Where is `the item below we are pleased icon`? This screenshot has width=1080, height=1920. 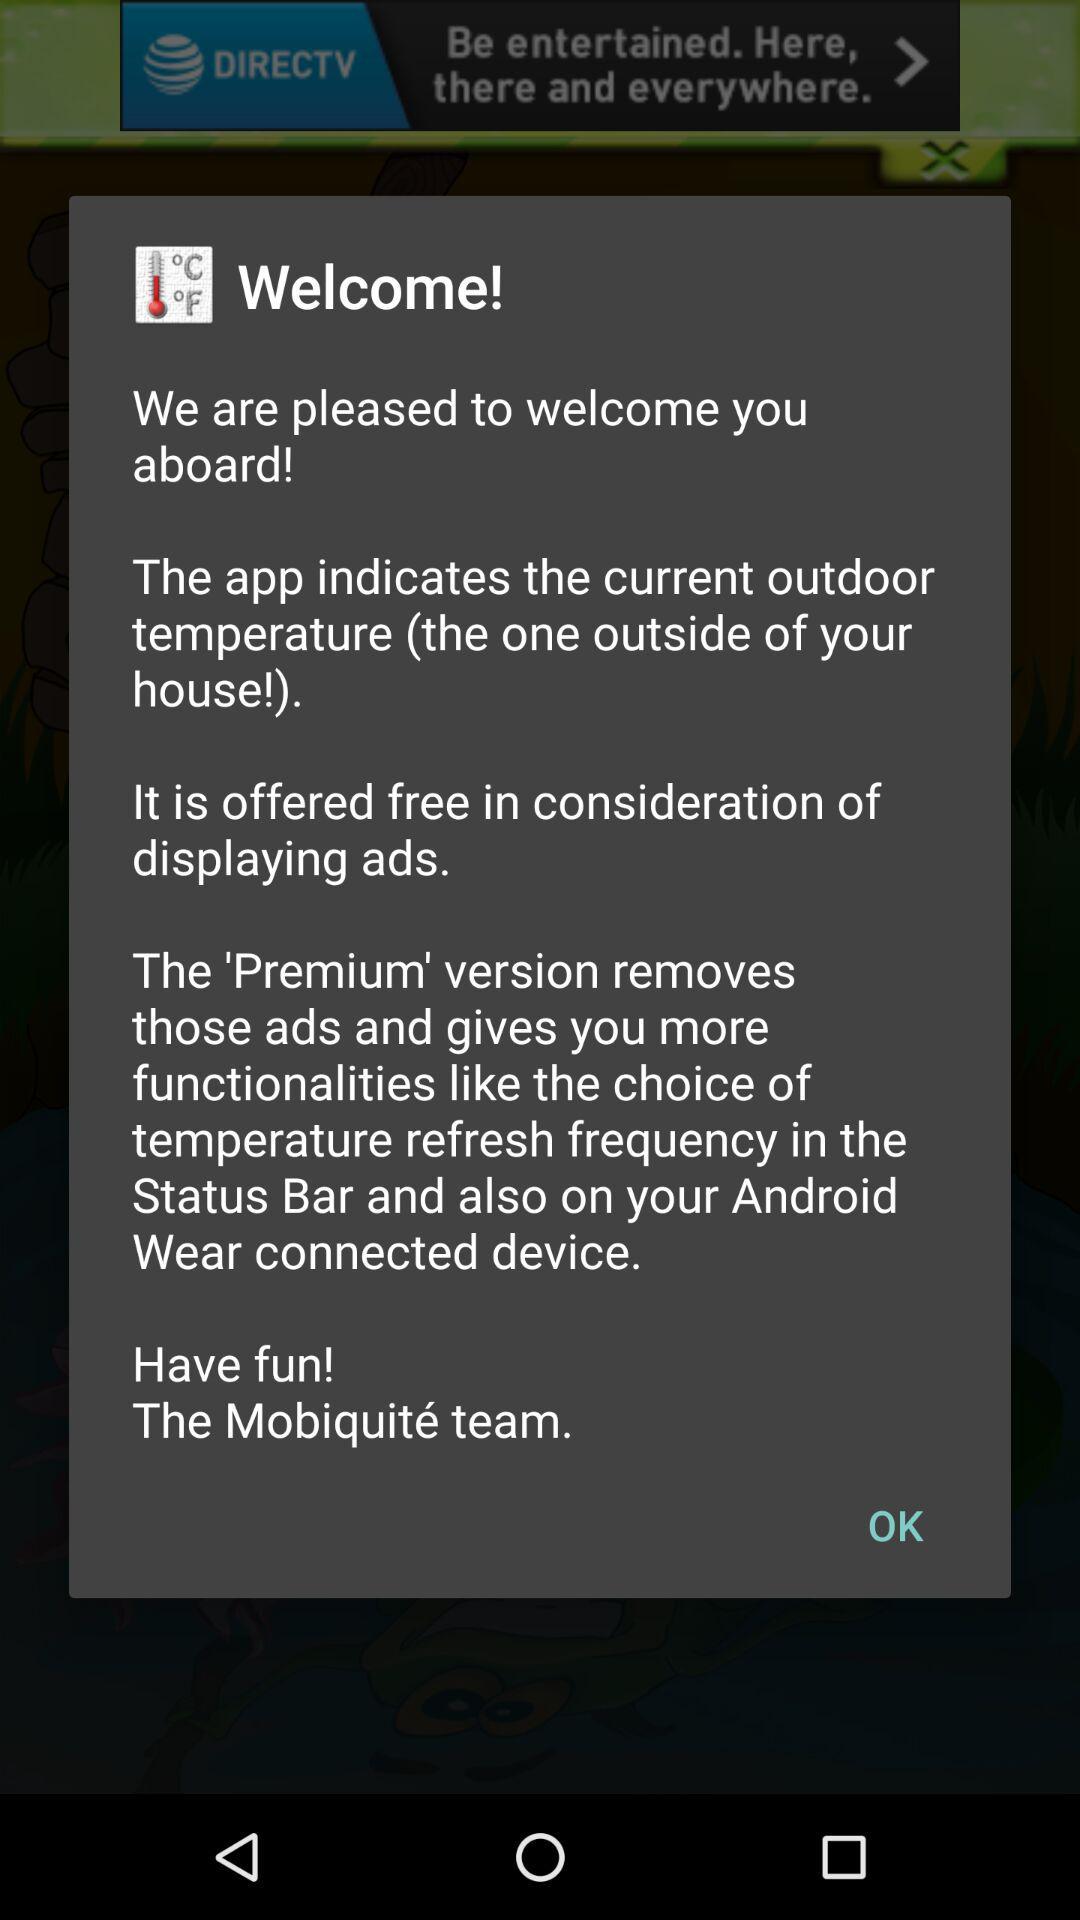
the item below we are pleased icon is located at coordinates (894, 1523).